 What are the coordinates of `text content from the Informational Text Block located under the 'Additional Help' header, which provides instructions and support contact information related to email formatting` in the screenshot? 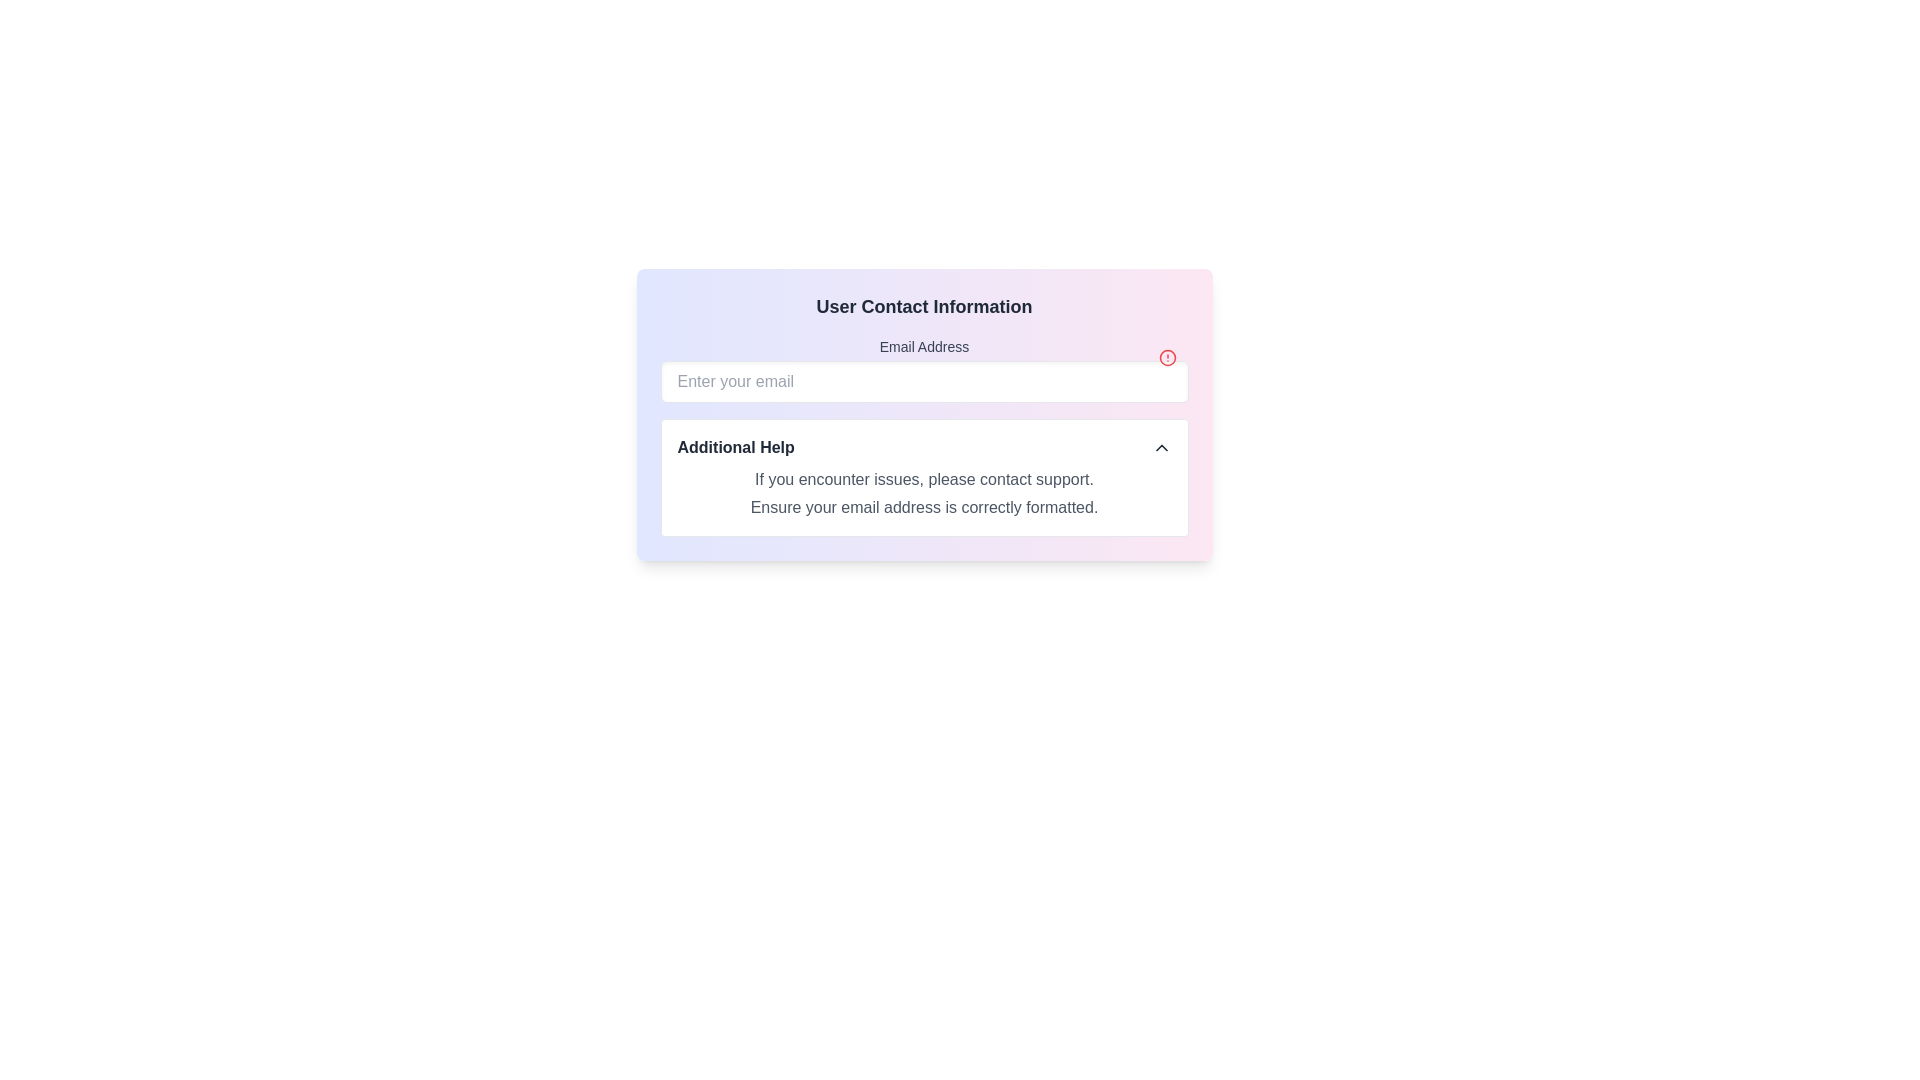 It's located at (923, 493).